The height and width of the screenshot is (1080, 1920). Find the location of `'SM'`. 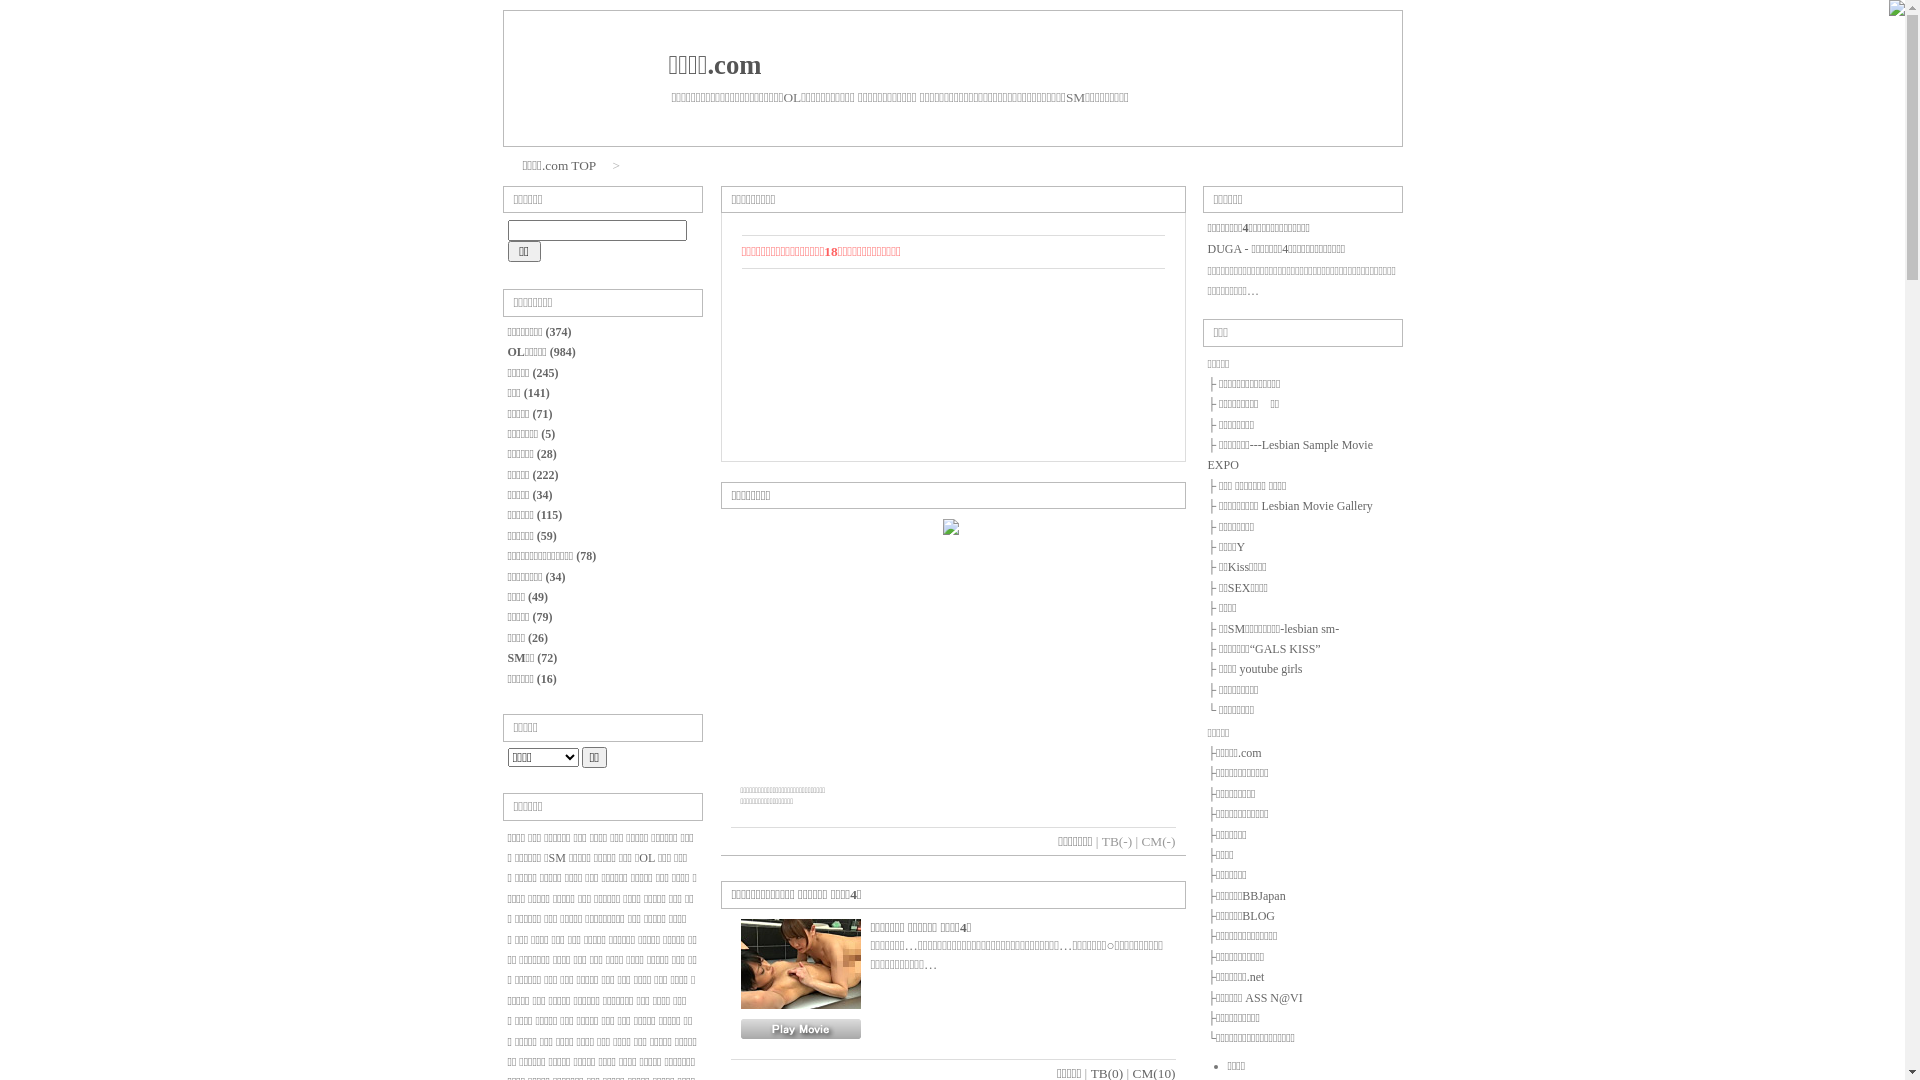

'SM' is located at coordinates (557, 856).